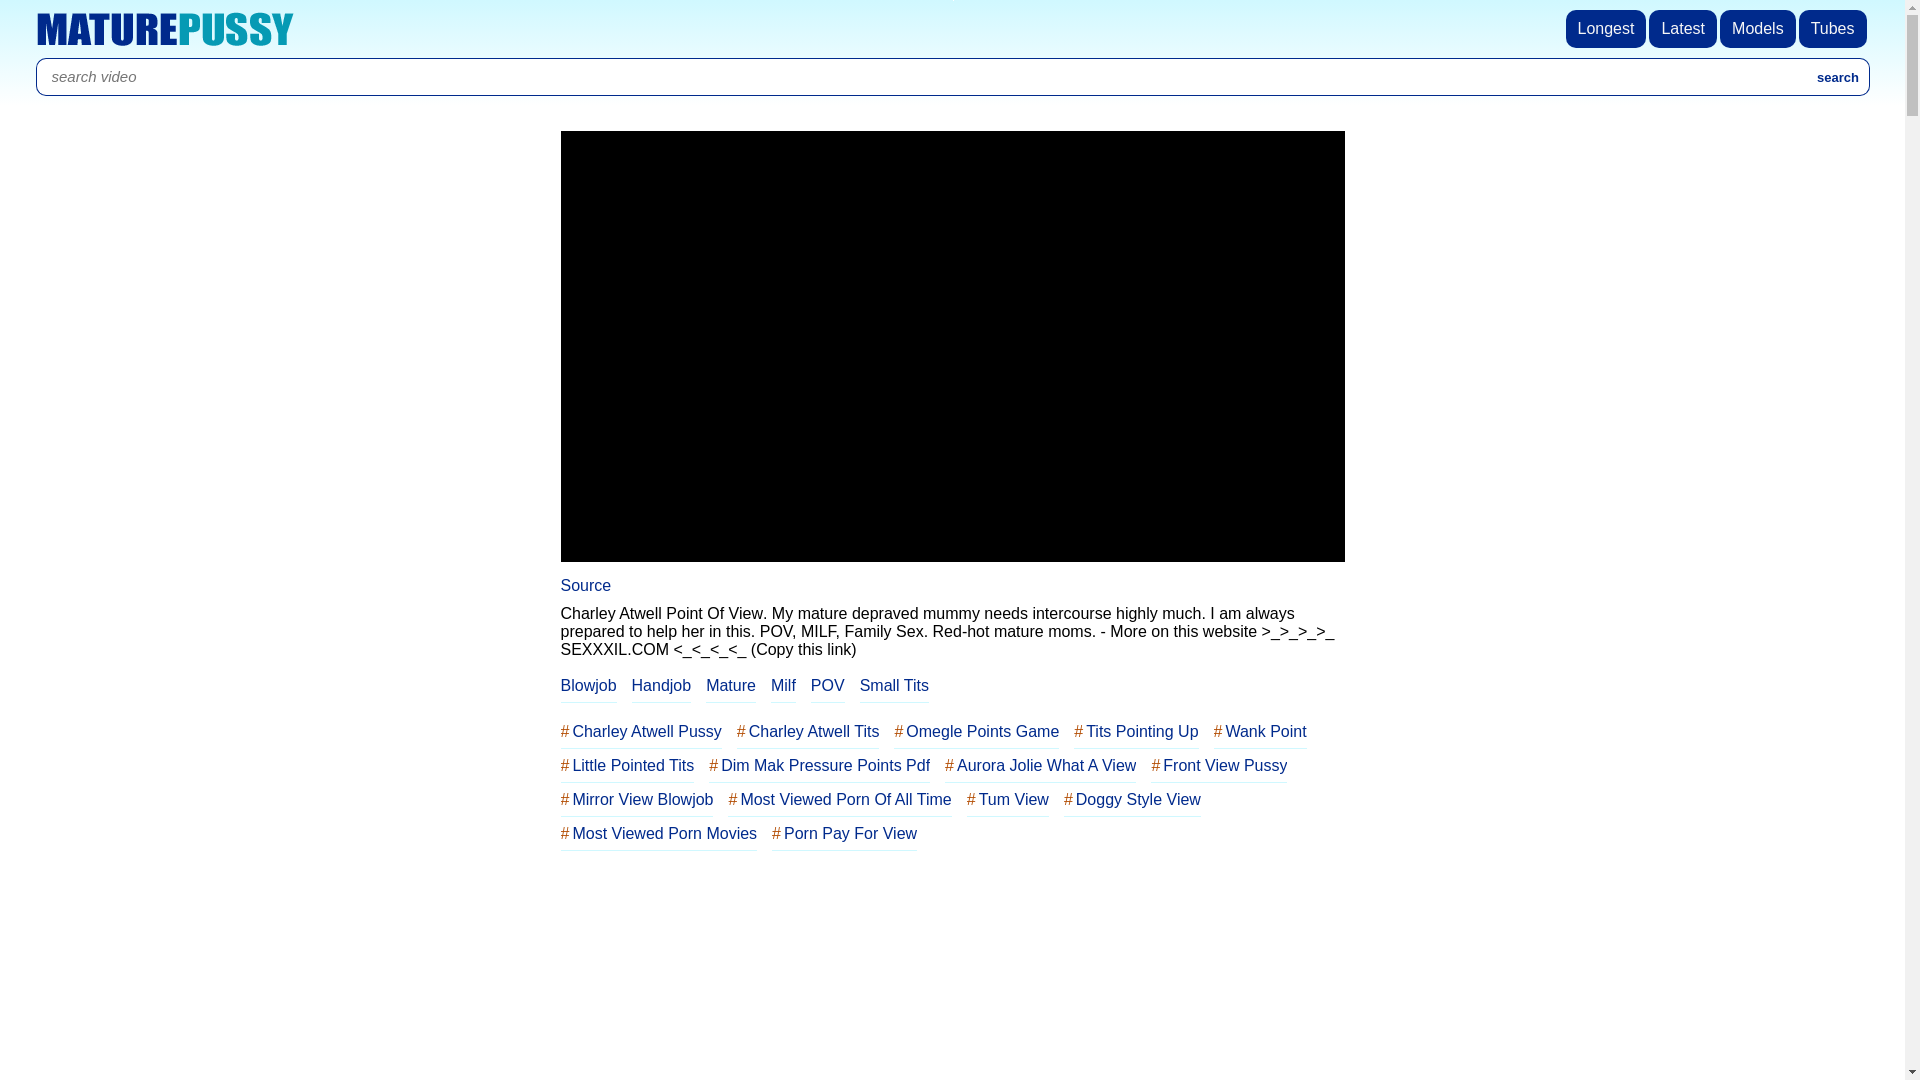 The image size is (1920, 1080). What do you see at coordinates (635, 798) in the screenshot?
I see `'Mirror View Blowjob'` at bounding box center [635, 798].